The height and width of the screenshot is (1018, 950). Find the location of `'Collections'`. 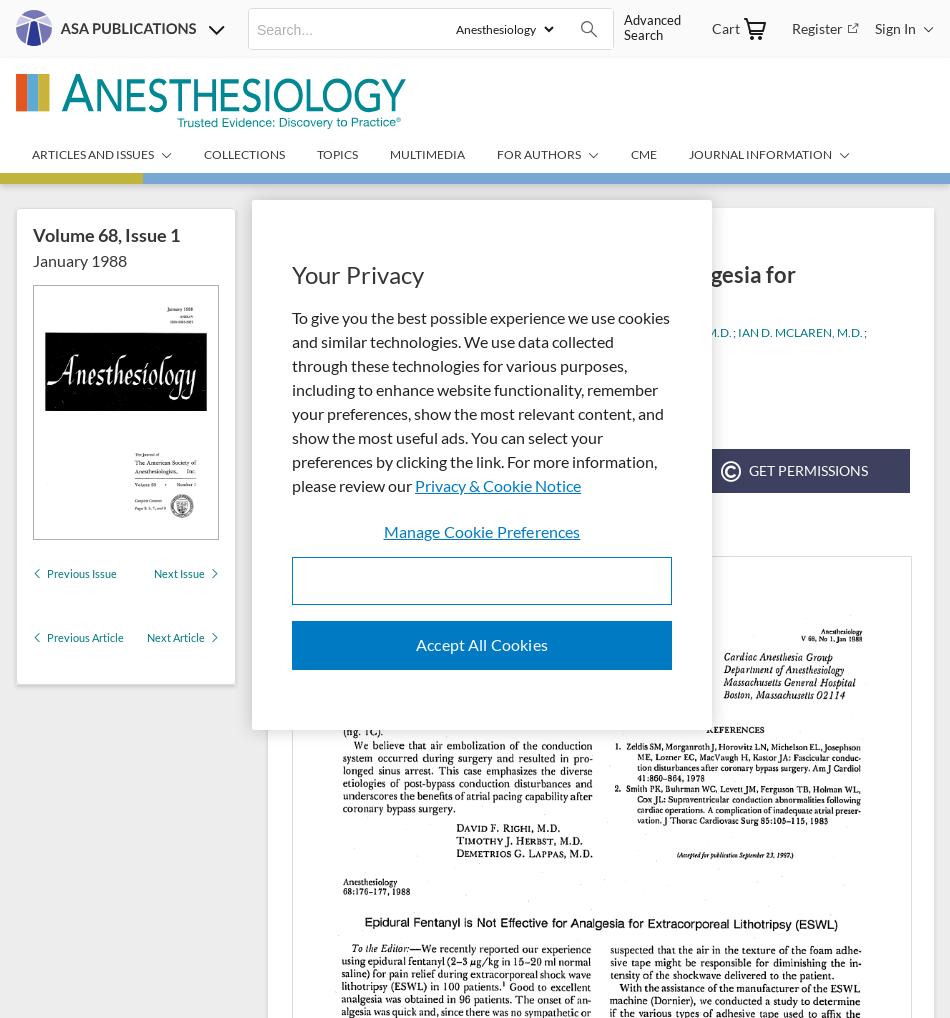

'Collections' is located at coordinates (243, 154).